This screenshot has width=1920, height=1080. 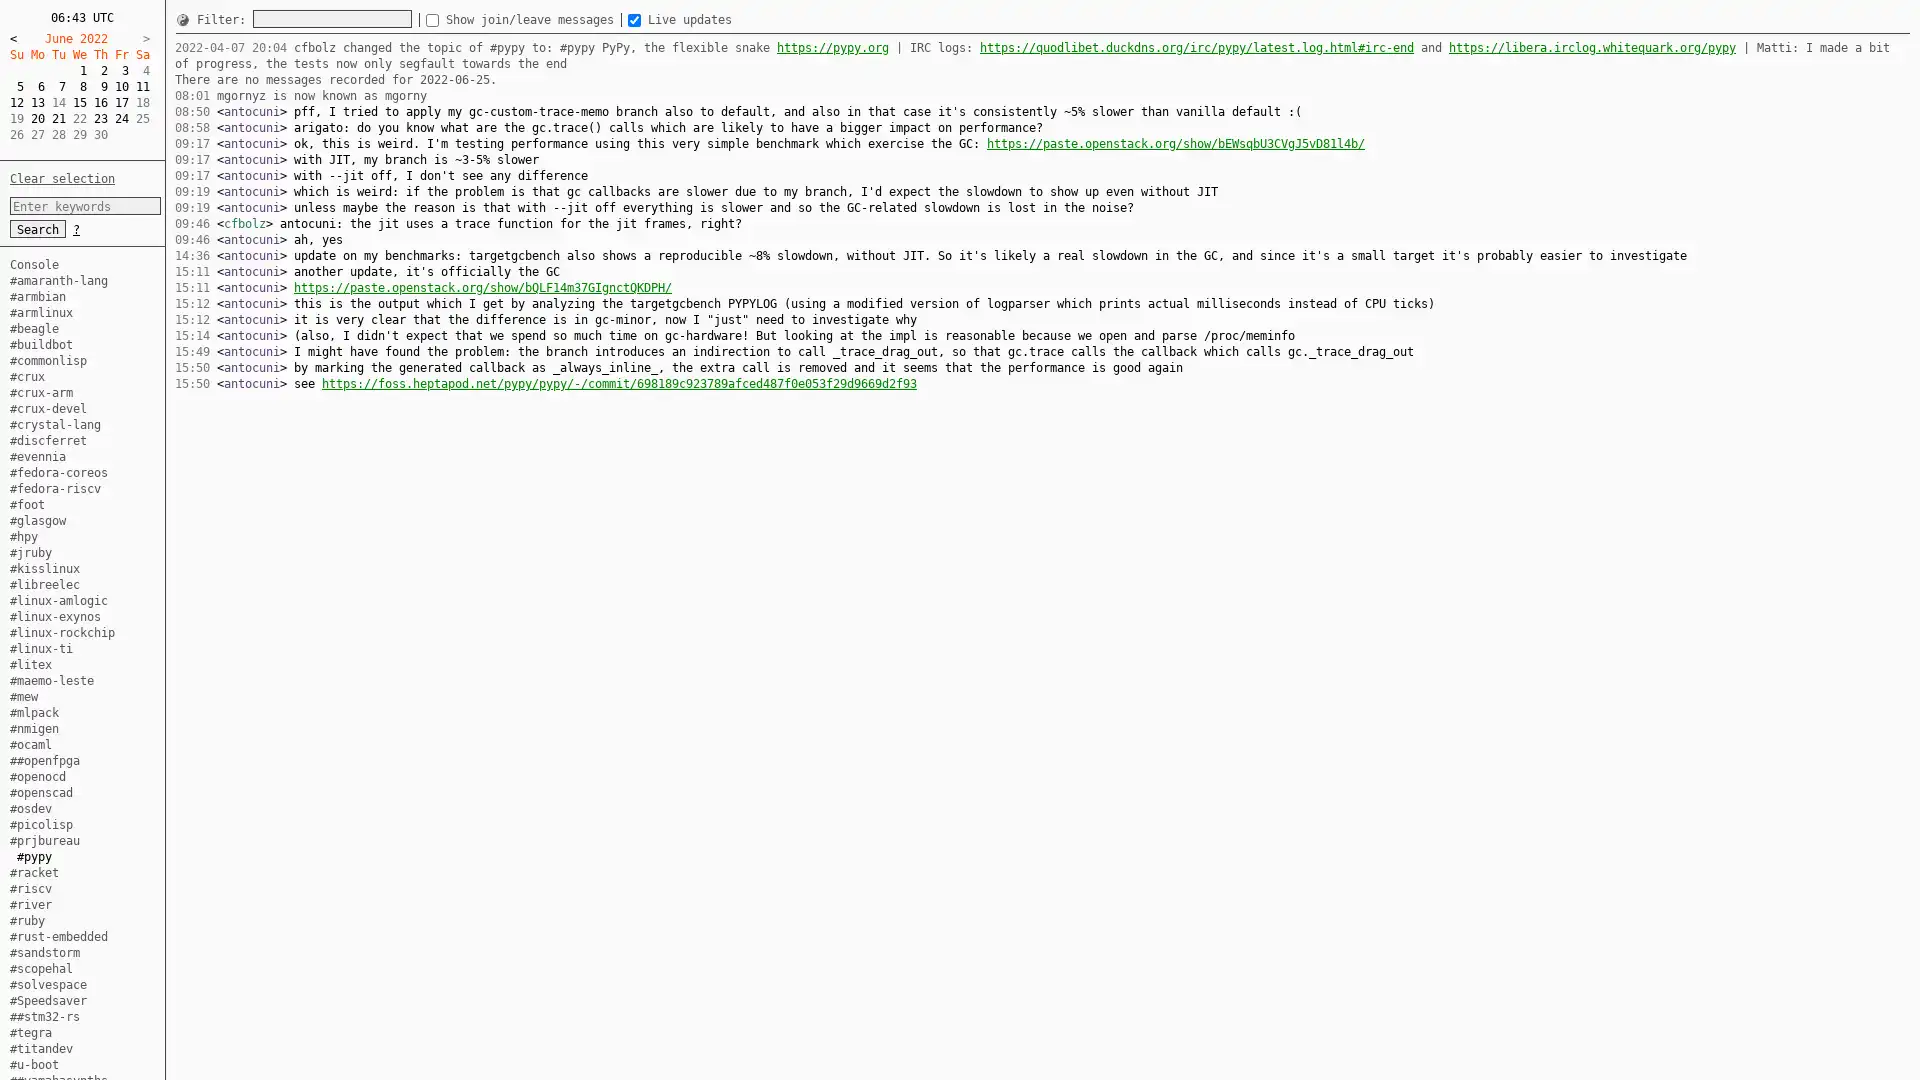 I want to click on Search, so click(x=38, y=227).